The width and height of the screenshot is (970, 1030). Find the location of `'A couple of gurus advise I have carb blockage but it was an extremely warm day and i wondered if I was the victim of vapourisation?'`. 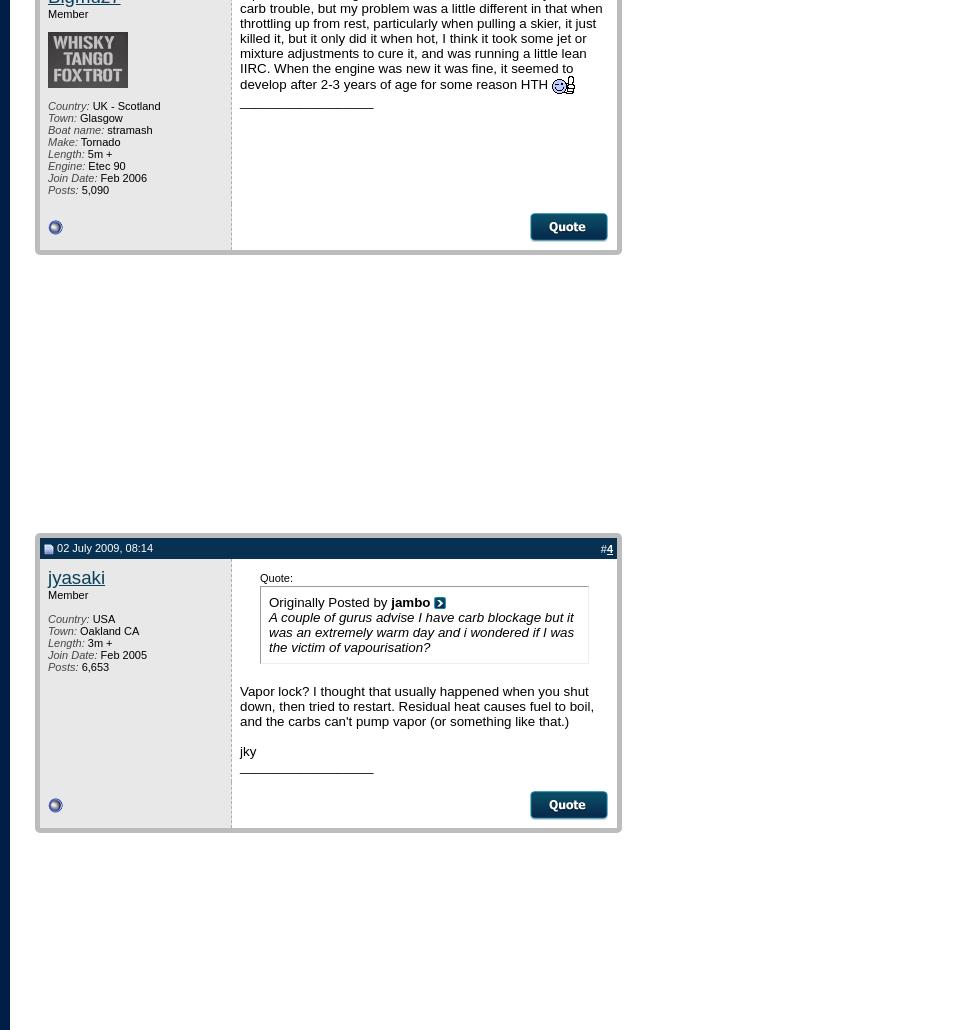

'A couple of gurus advise I have carb blockage but it was an extremely warm day and i wondered if I was the victim of vapourisation?' is located at coordinates (421, 630).